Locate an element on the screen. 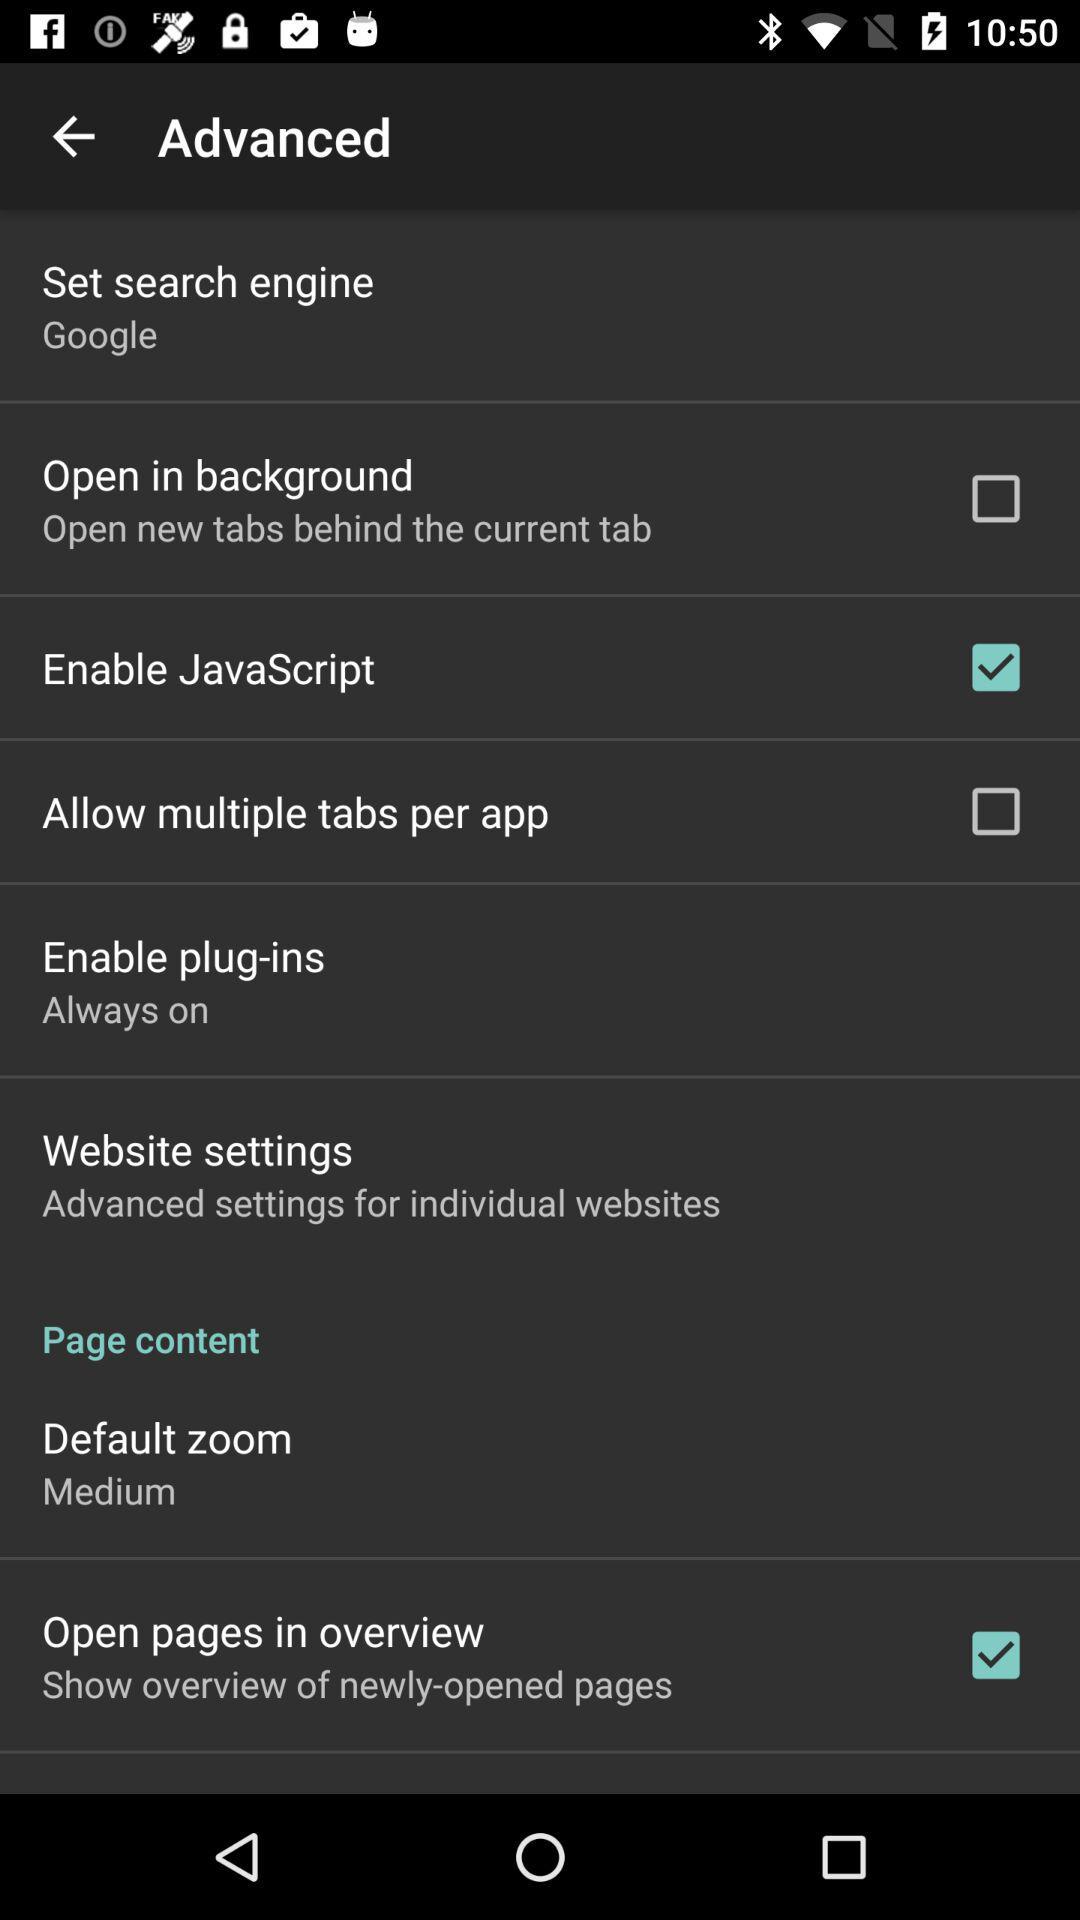  allow multiple tabs item is located at coordinates (295, 811).